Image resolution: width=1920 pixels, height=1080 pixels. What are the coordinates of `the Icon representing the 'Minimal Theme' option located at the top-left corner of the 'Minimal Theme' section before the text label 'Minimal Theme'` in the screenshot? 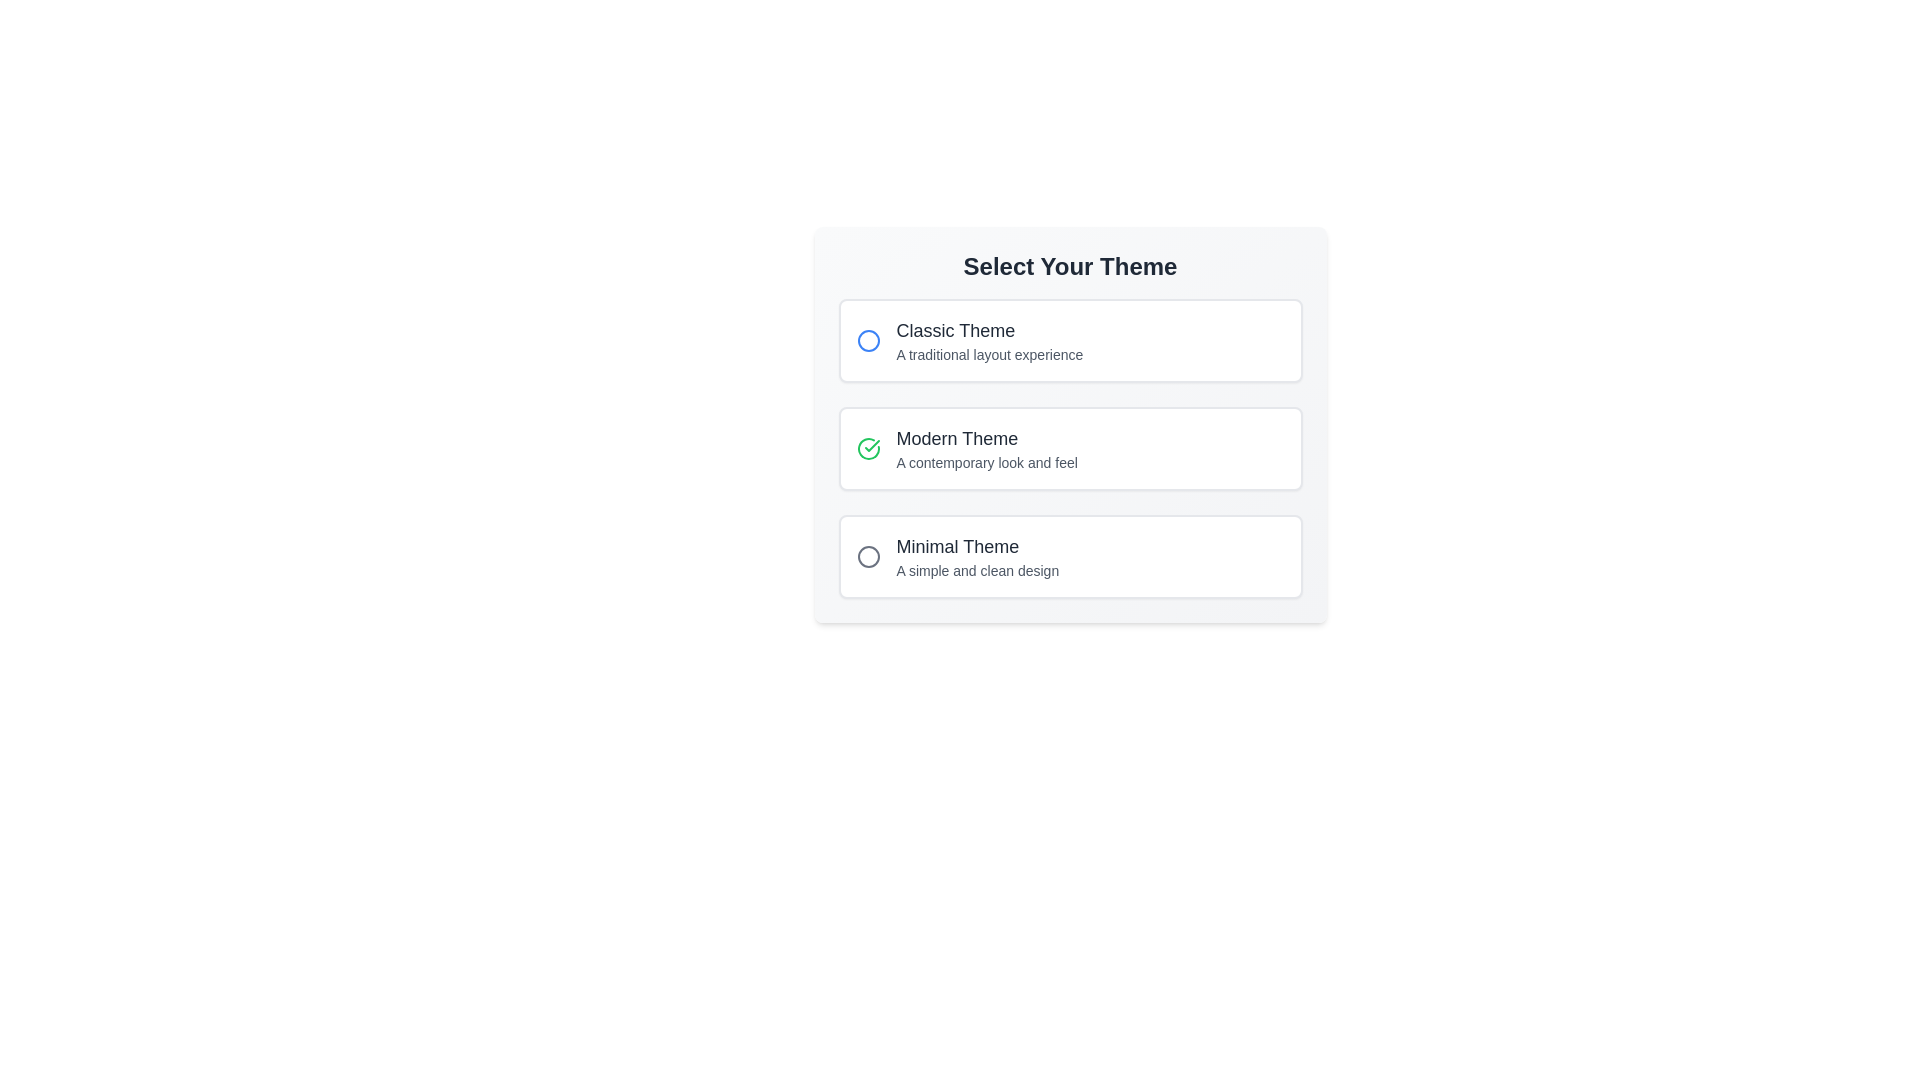 It's located at (868, 556).